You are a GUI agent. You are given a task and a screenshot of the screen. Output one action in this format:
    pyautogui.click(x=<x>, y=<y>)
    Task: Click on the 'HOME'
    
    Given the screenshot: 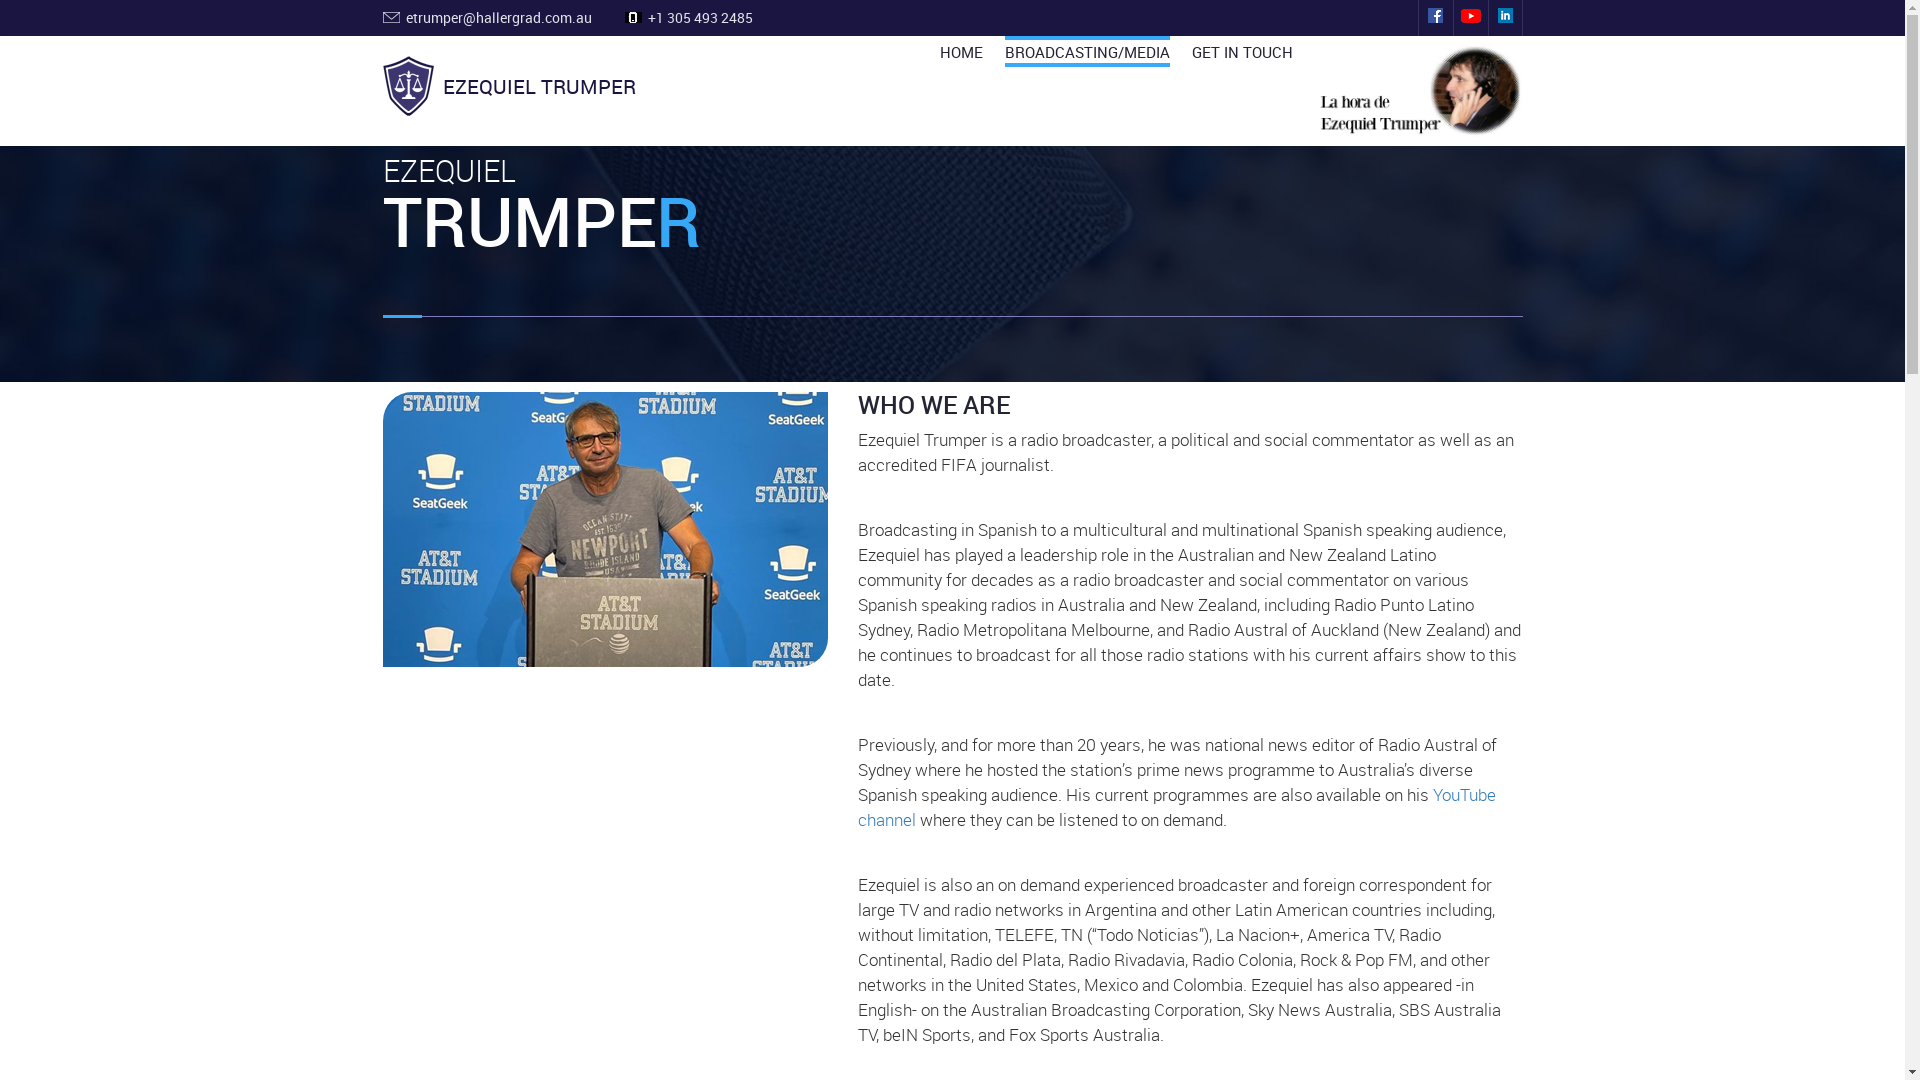 What is the action you would take?
    pyautogui.click(x=961, y=50)
    